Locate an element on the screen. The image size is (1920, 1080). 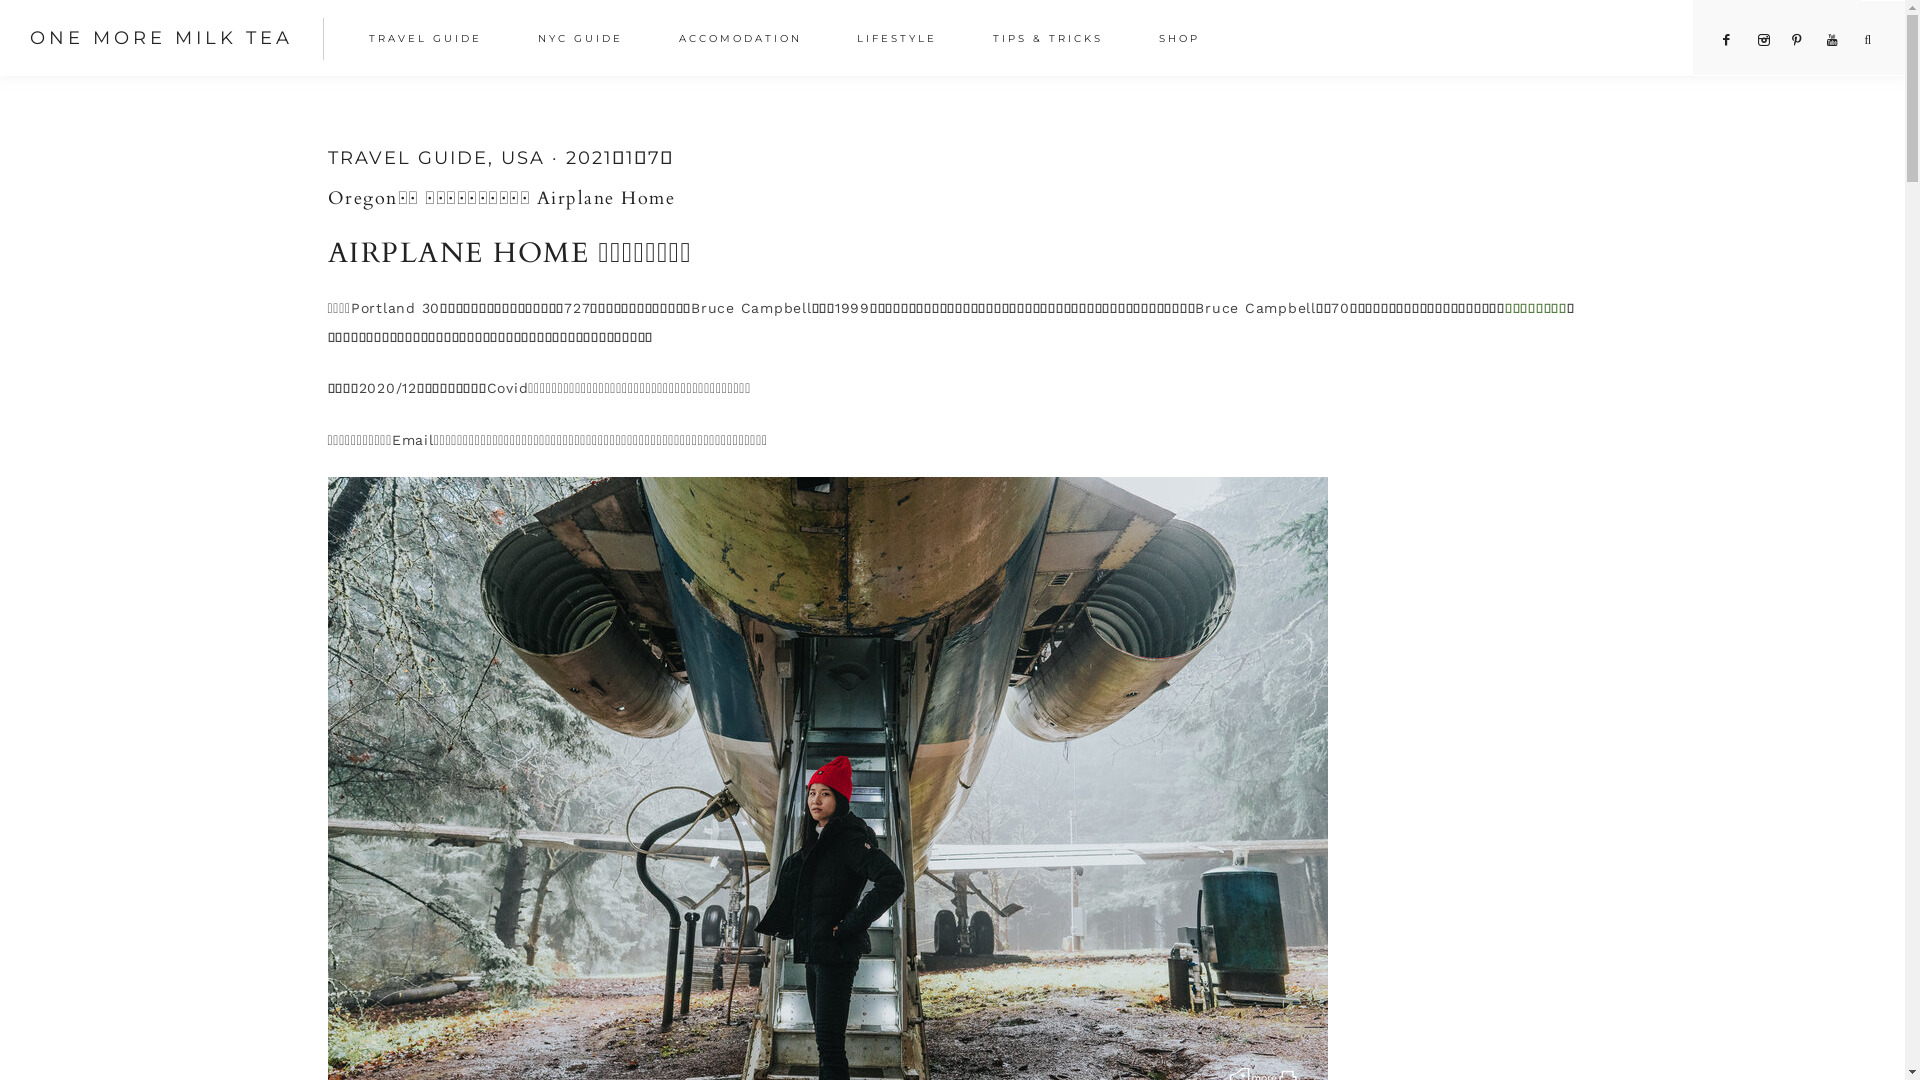
'LIFESTYLE' is located at coordinates (901, 41).